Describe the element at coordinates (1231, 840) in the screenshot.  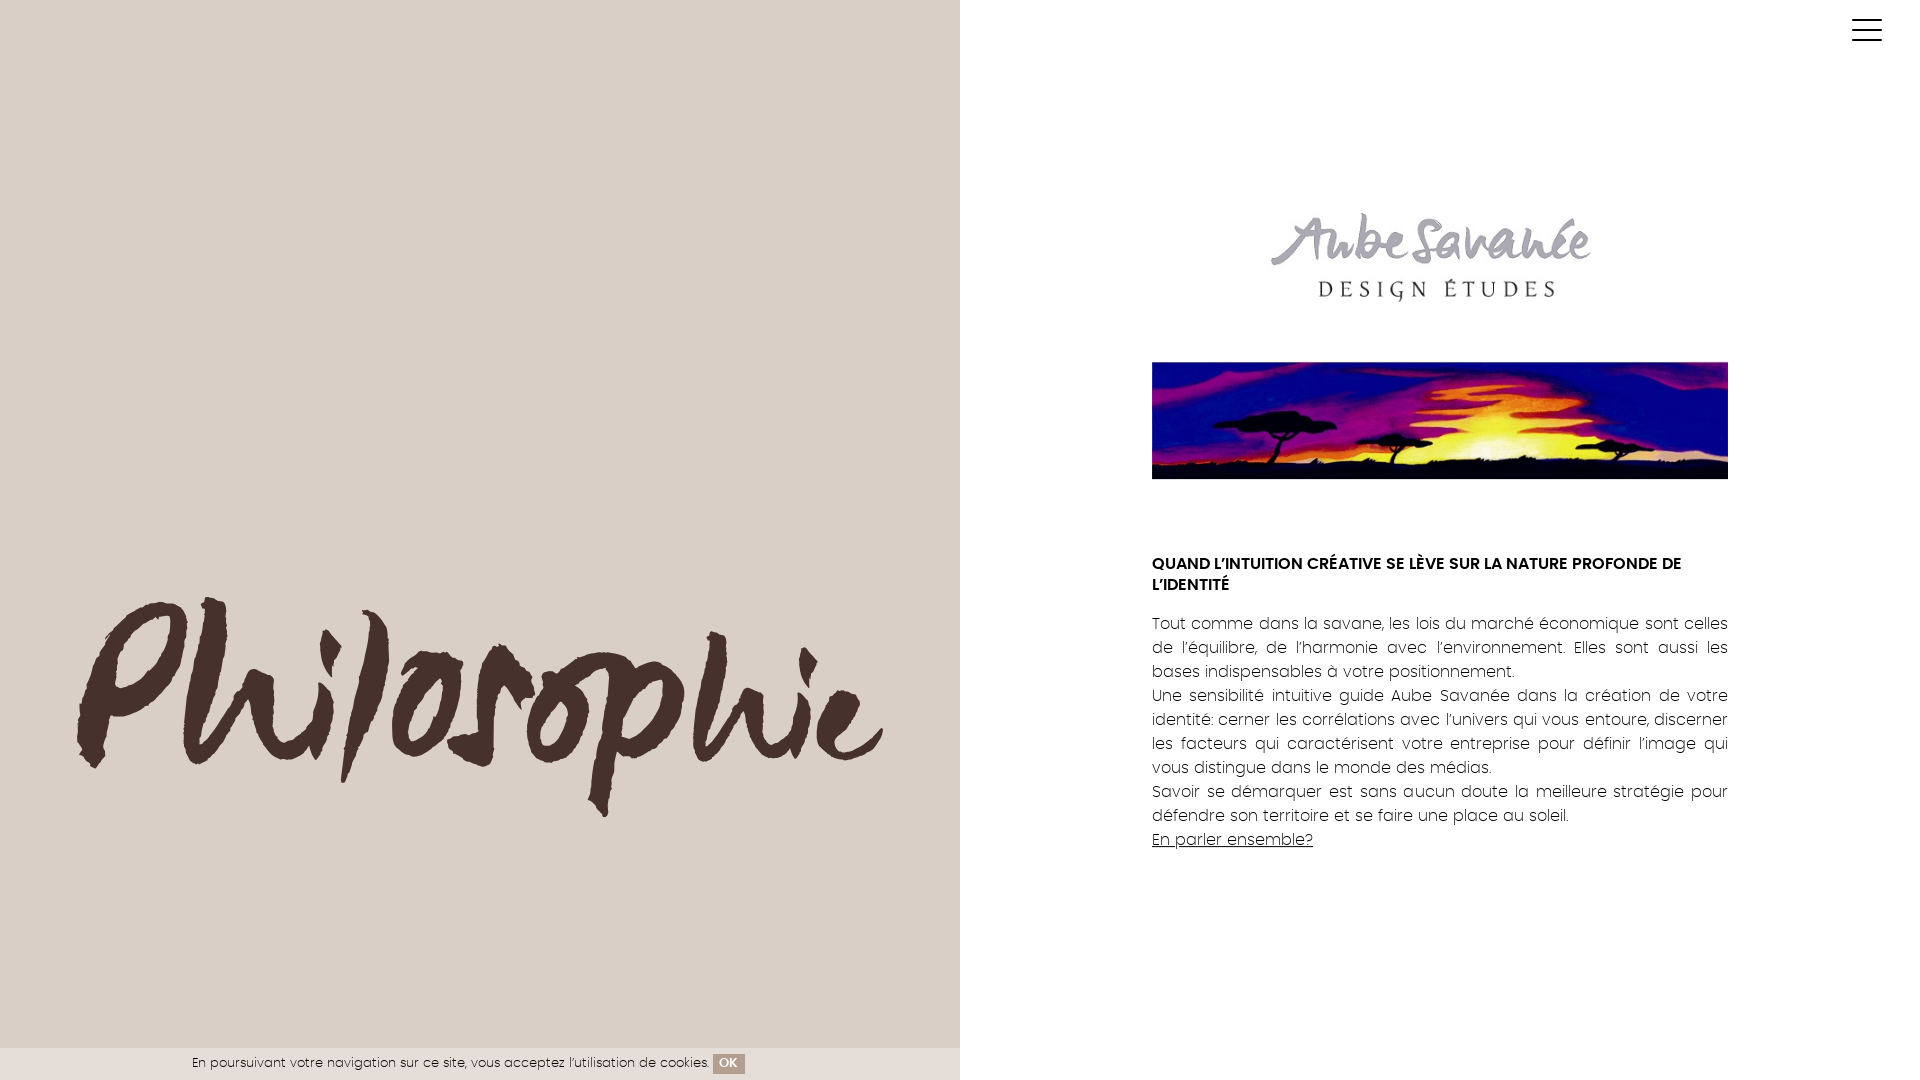
I see `'En parler ensemble?'` at that location.